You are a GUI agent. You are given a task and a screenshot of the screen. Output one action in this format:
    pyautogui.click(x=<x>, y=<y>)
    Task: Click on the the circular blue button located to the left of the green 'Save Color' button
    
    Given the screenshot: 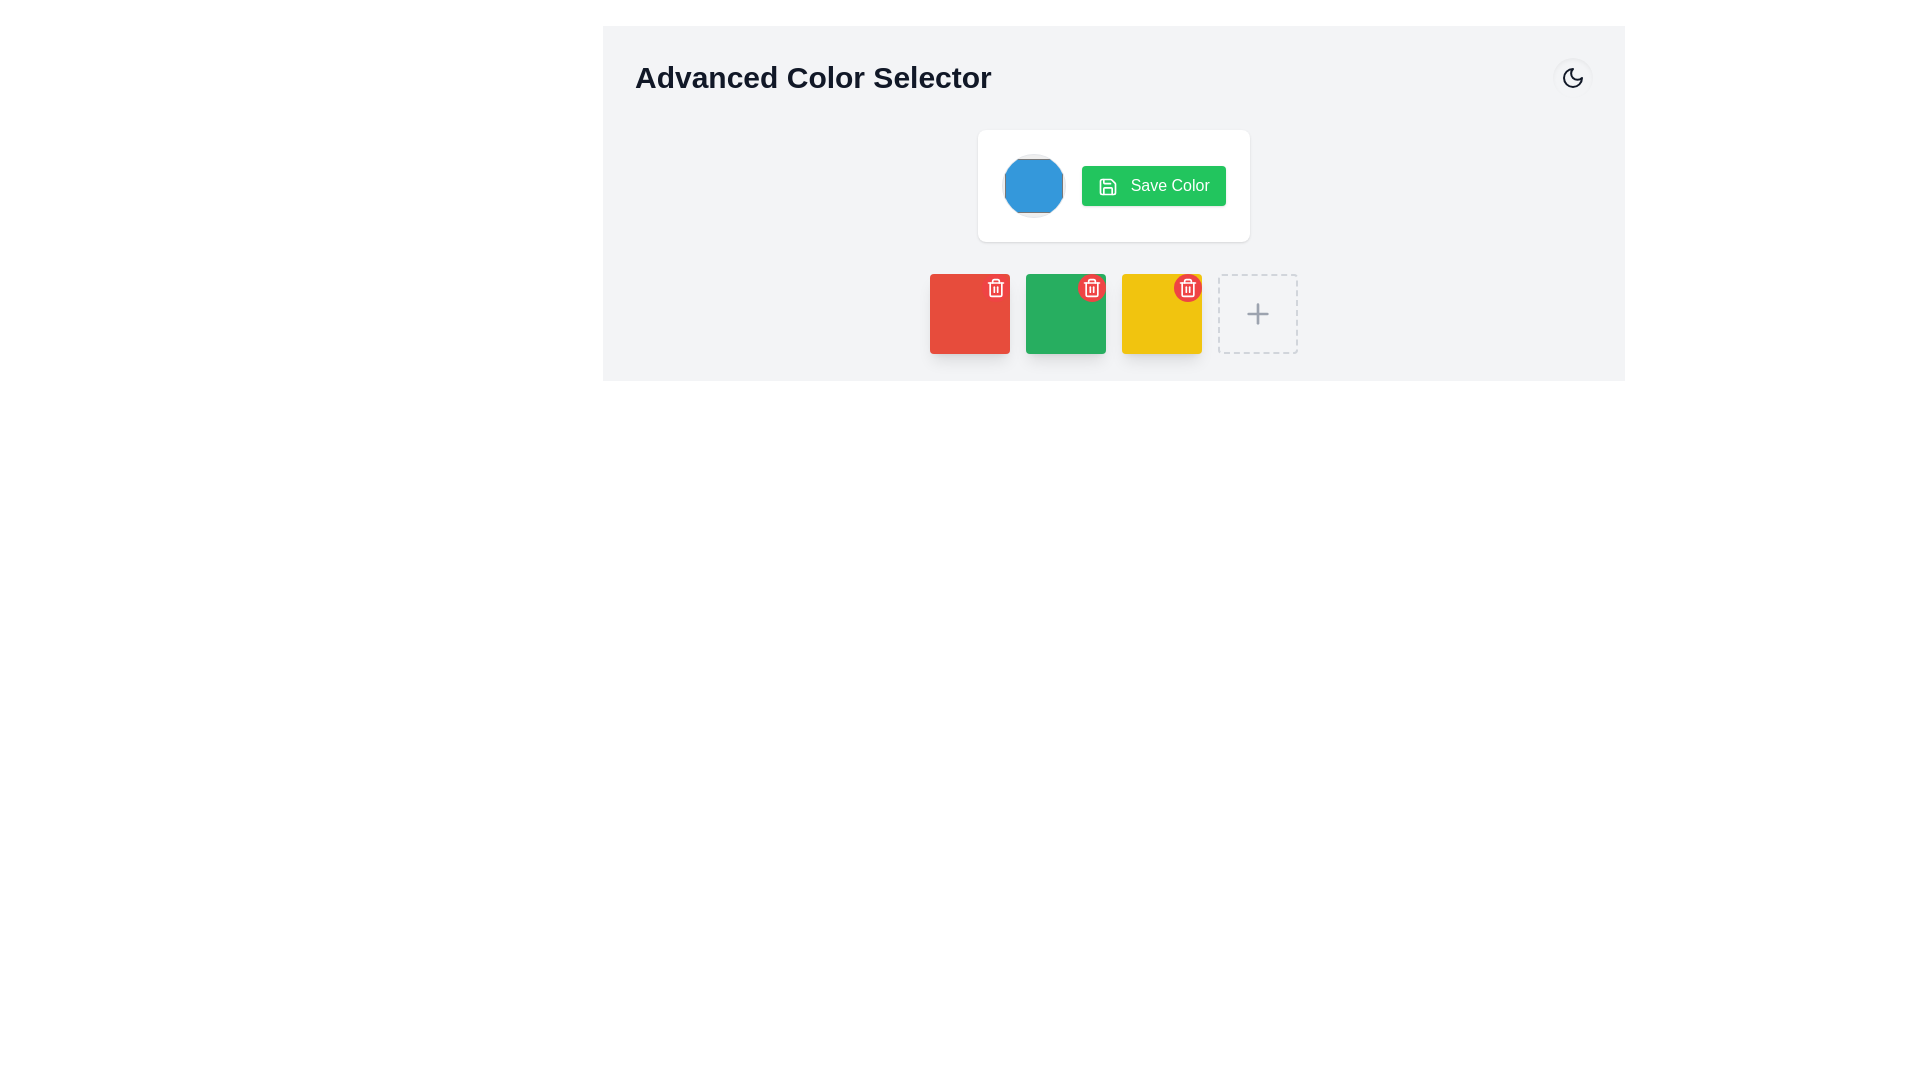 What is the action you would take?
    pyautogui.click(x=1033, y=185)
    